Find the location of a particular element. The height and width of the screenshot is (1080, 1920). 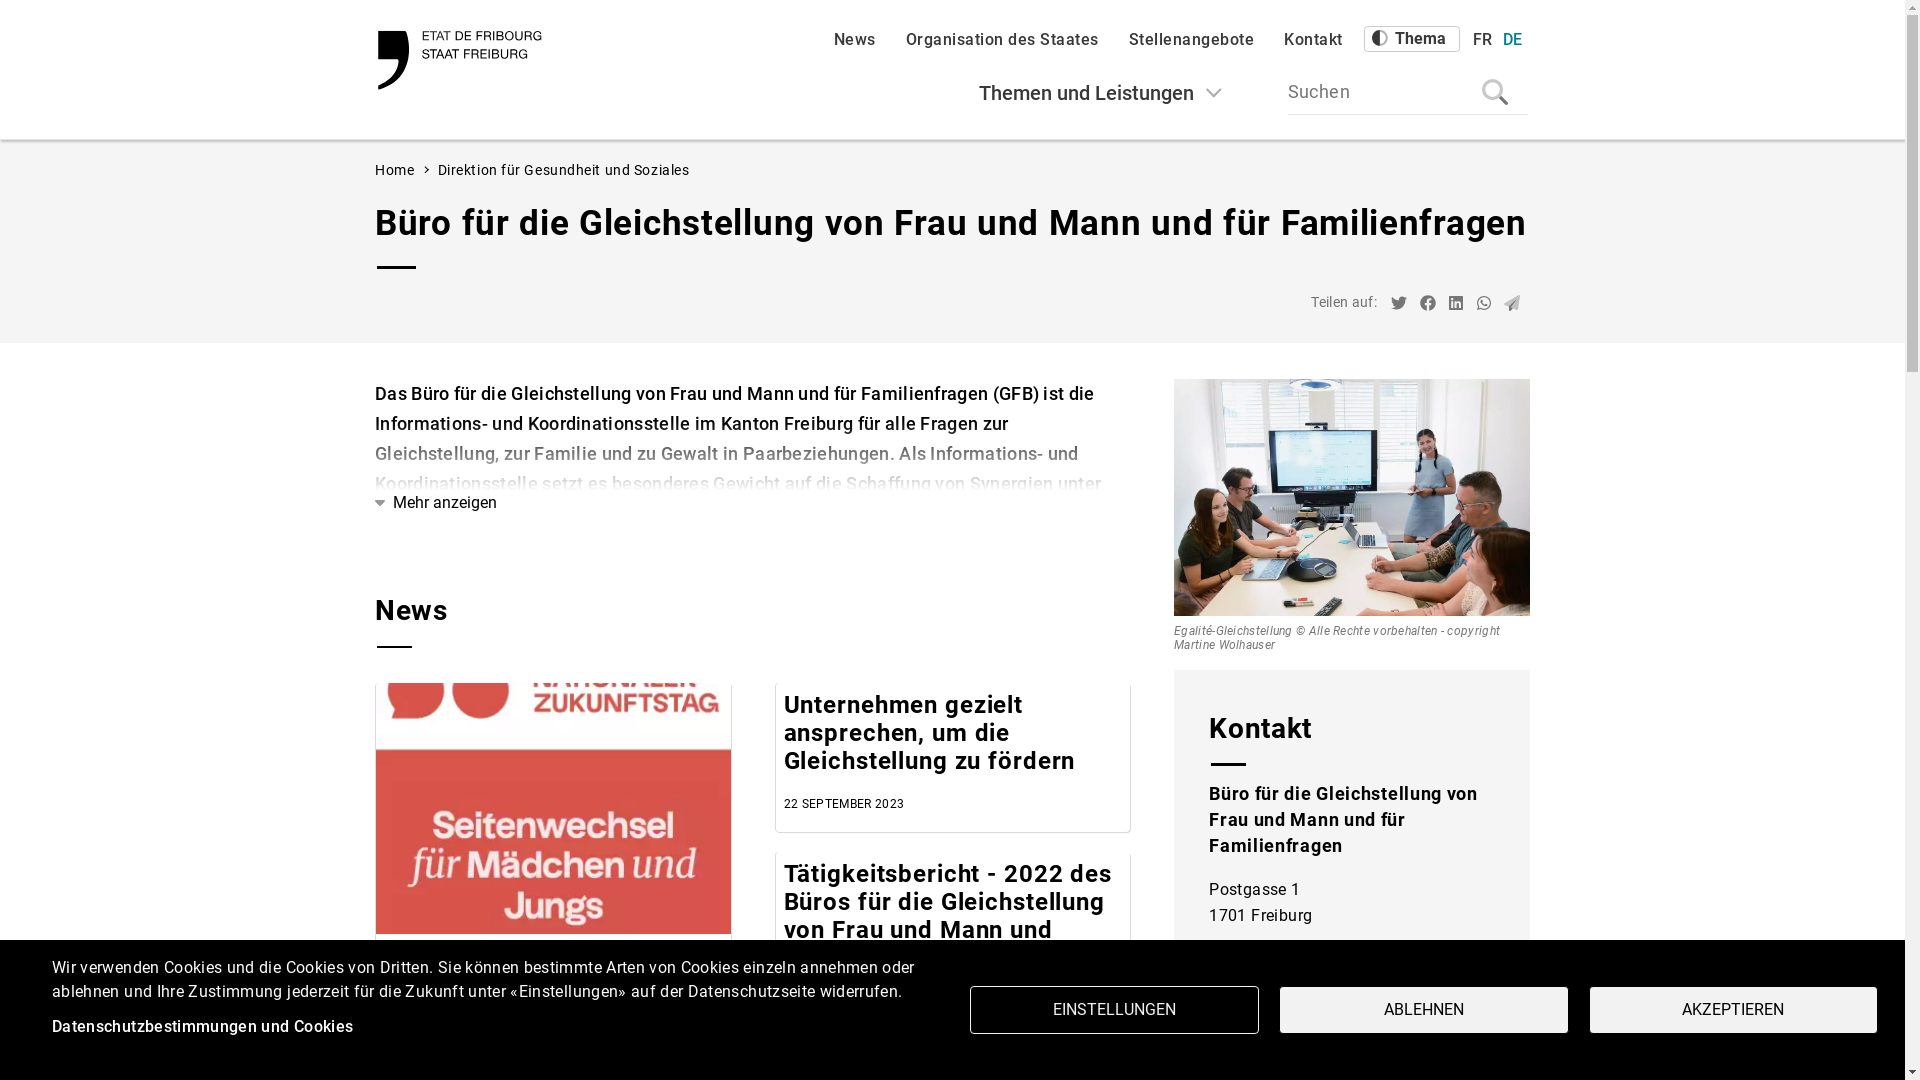

'Teilen auf Linkedin' is located at coordinates (1449, 304).